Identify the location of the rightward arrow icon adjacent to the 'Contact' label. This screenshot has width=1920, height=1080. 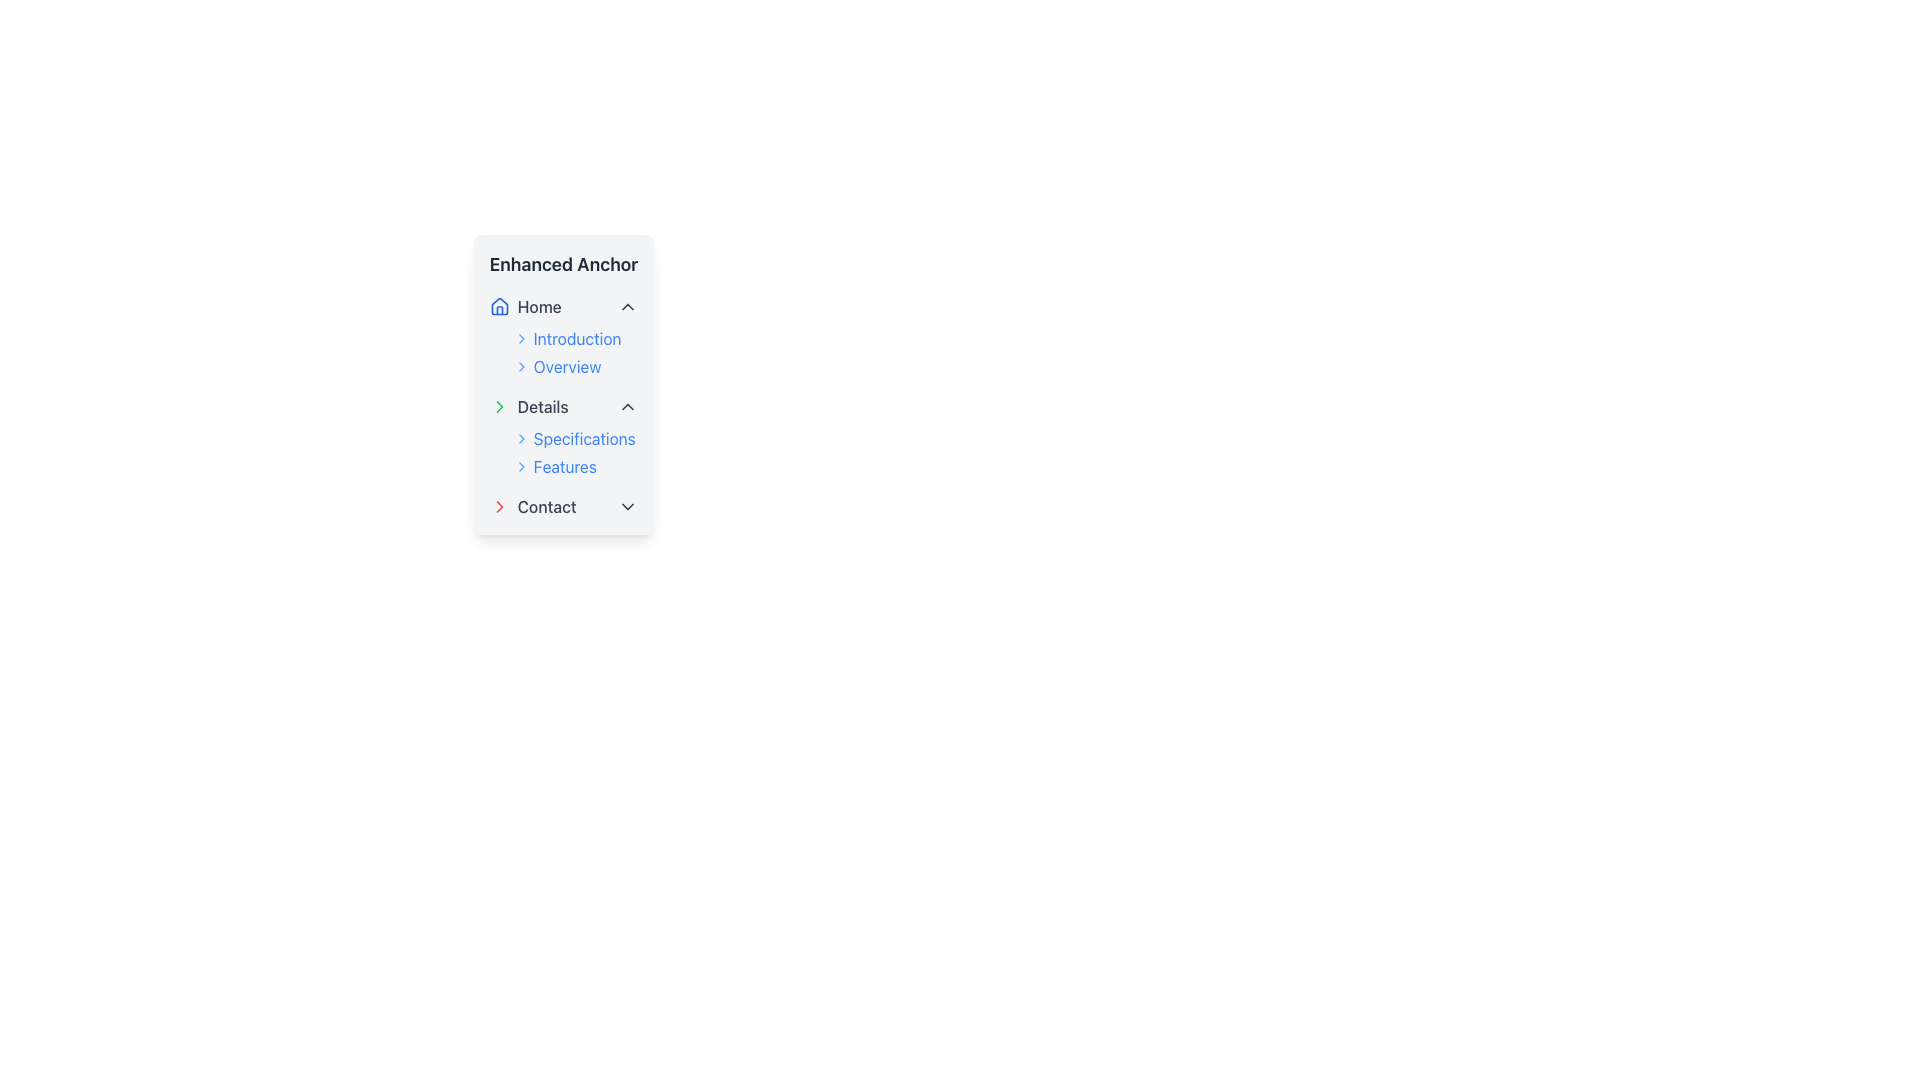
(499, 505).